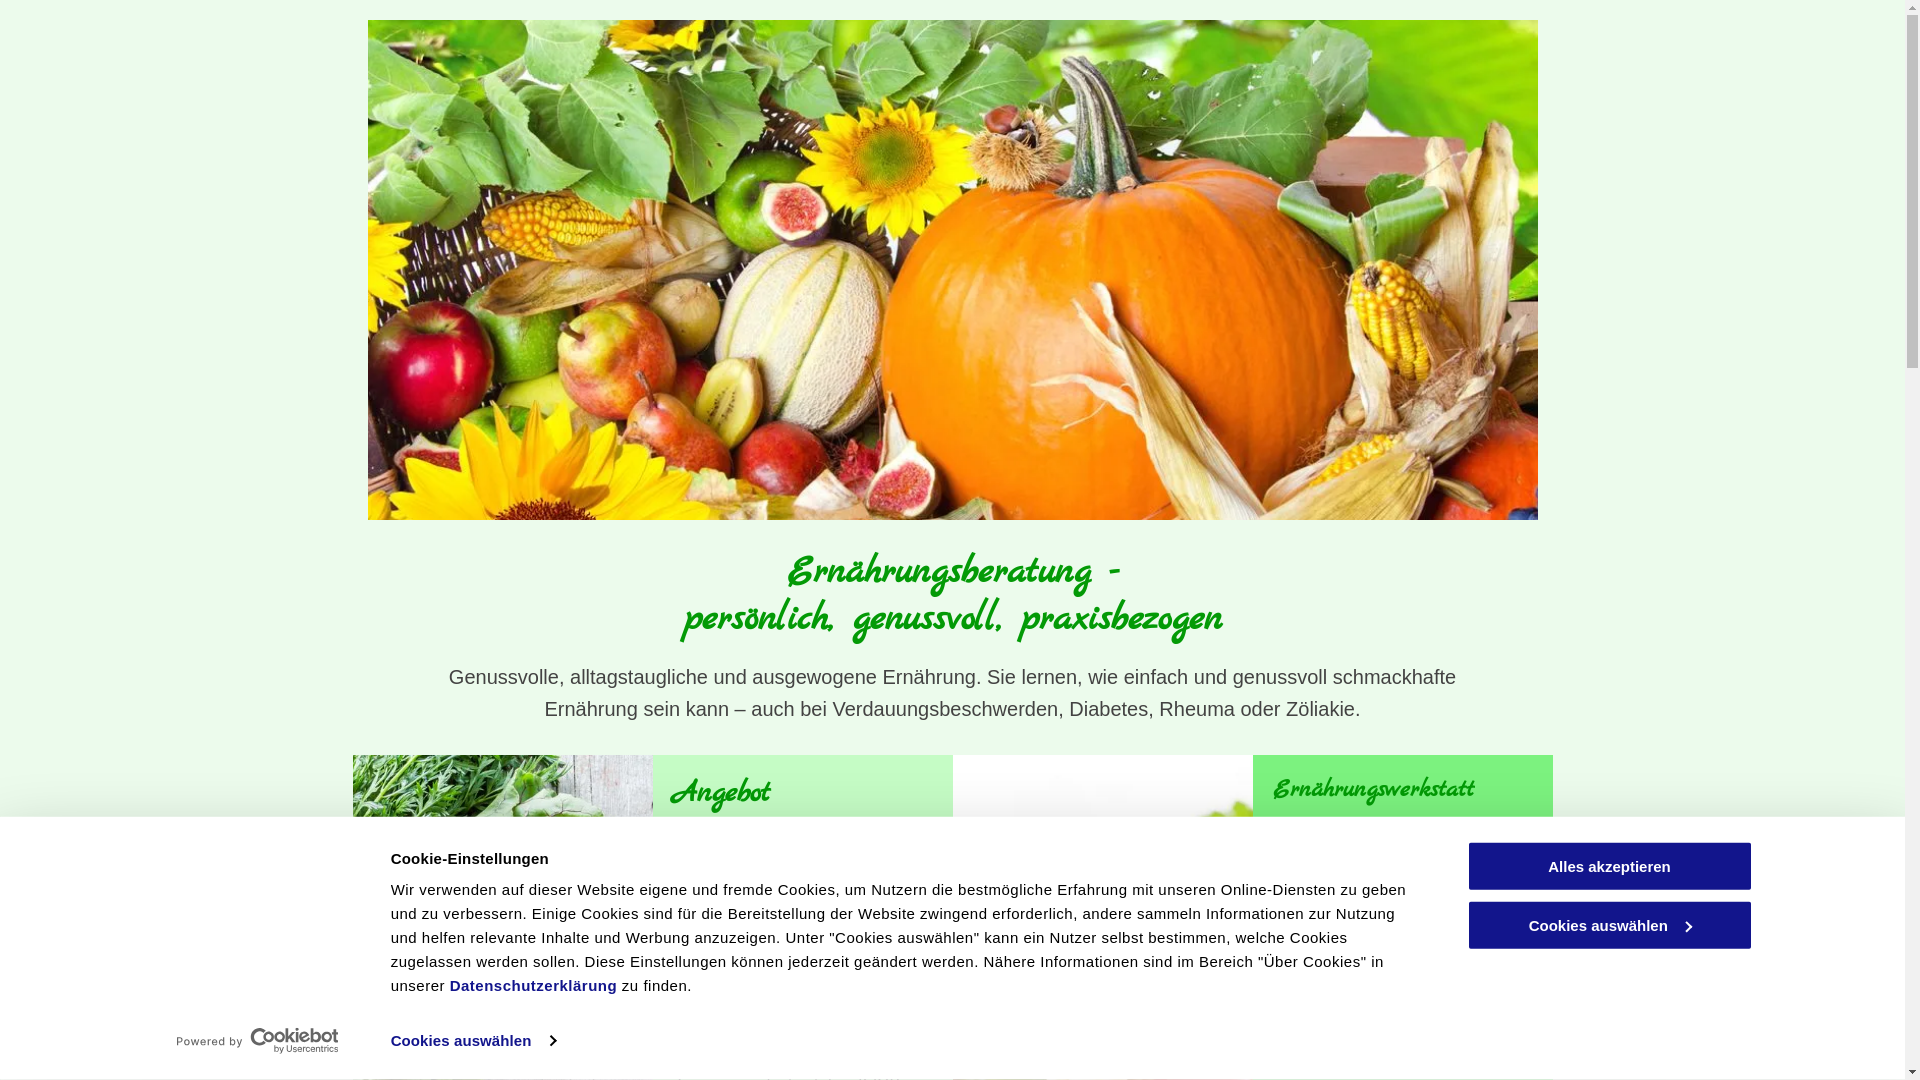  Describe the element at coordinates (1608, 865) in the screenshot. I see `'Alles akzeptieren'` at that location.